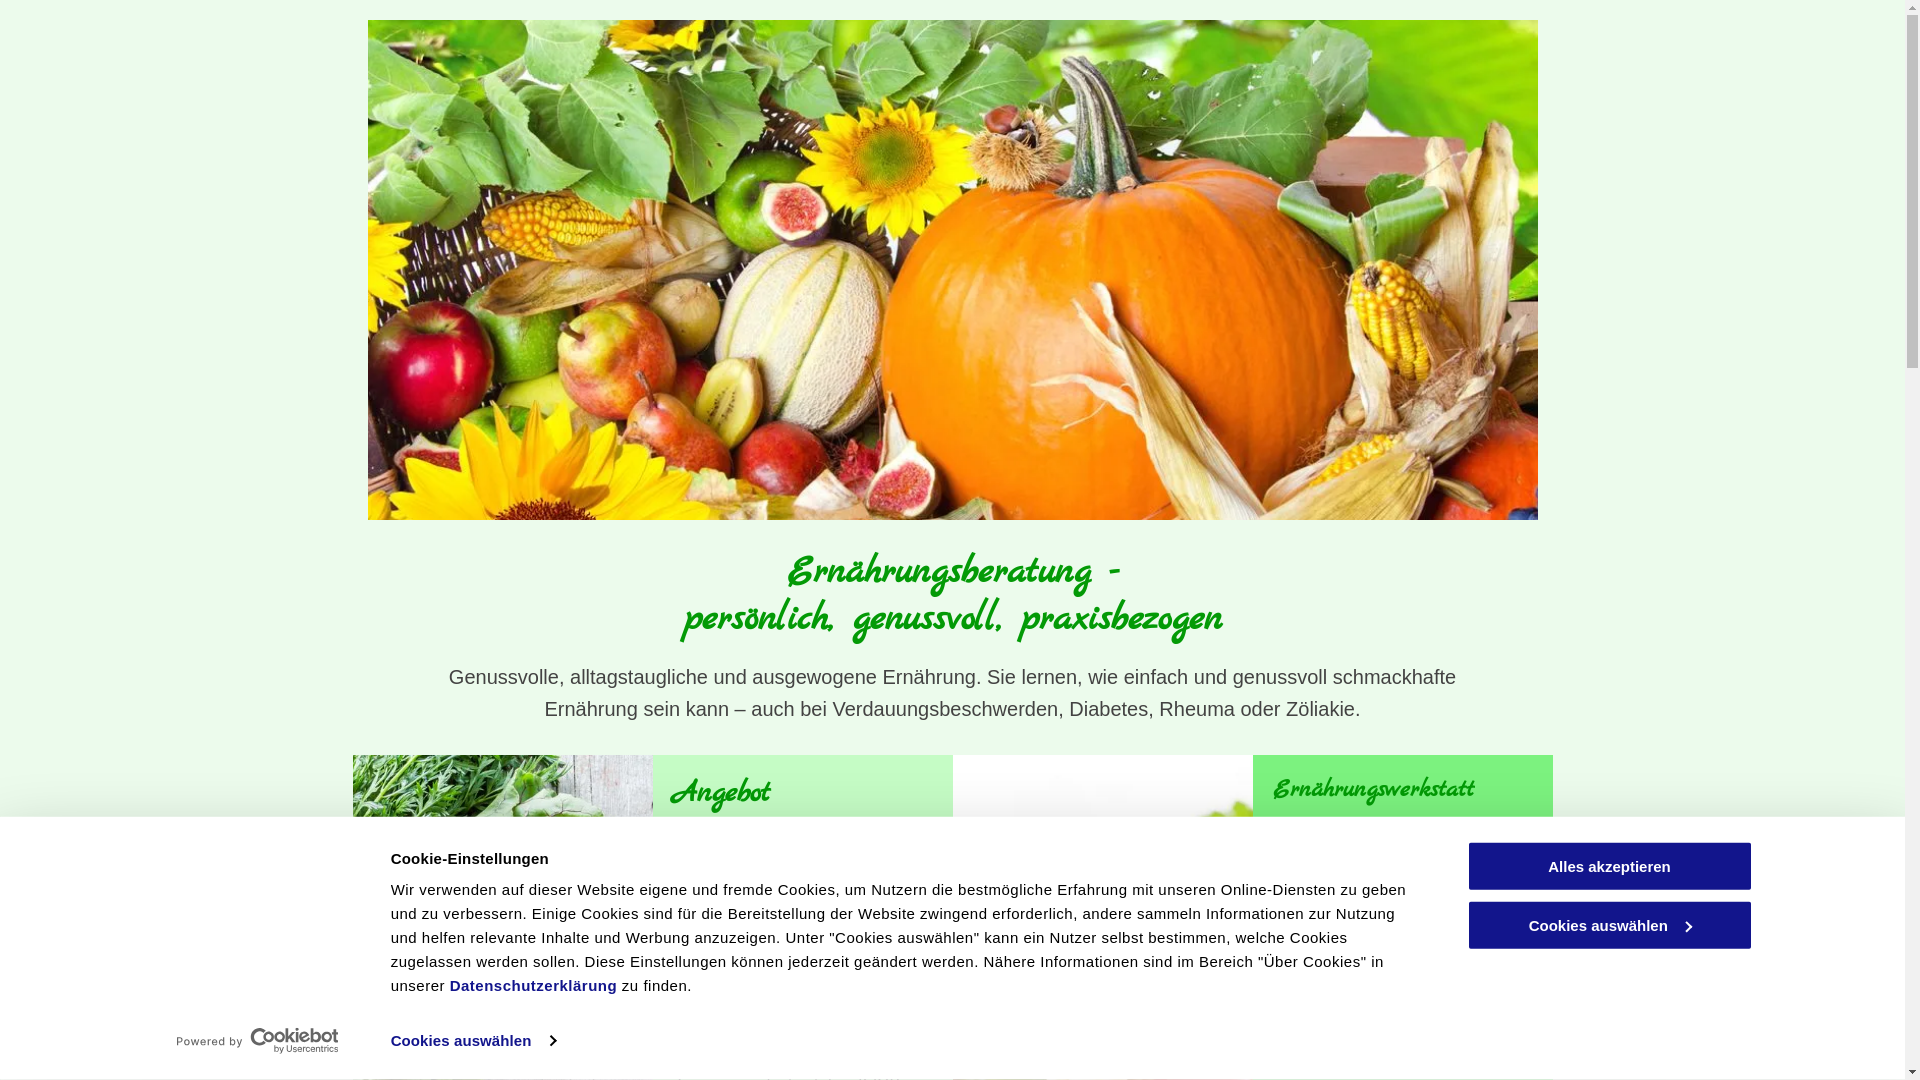  Describe the element at coordinates (1608, 865) in the screenshot. I see `'Alles akzeptieren'` at that location.